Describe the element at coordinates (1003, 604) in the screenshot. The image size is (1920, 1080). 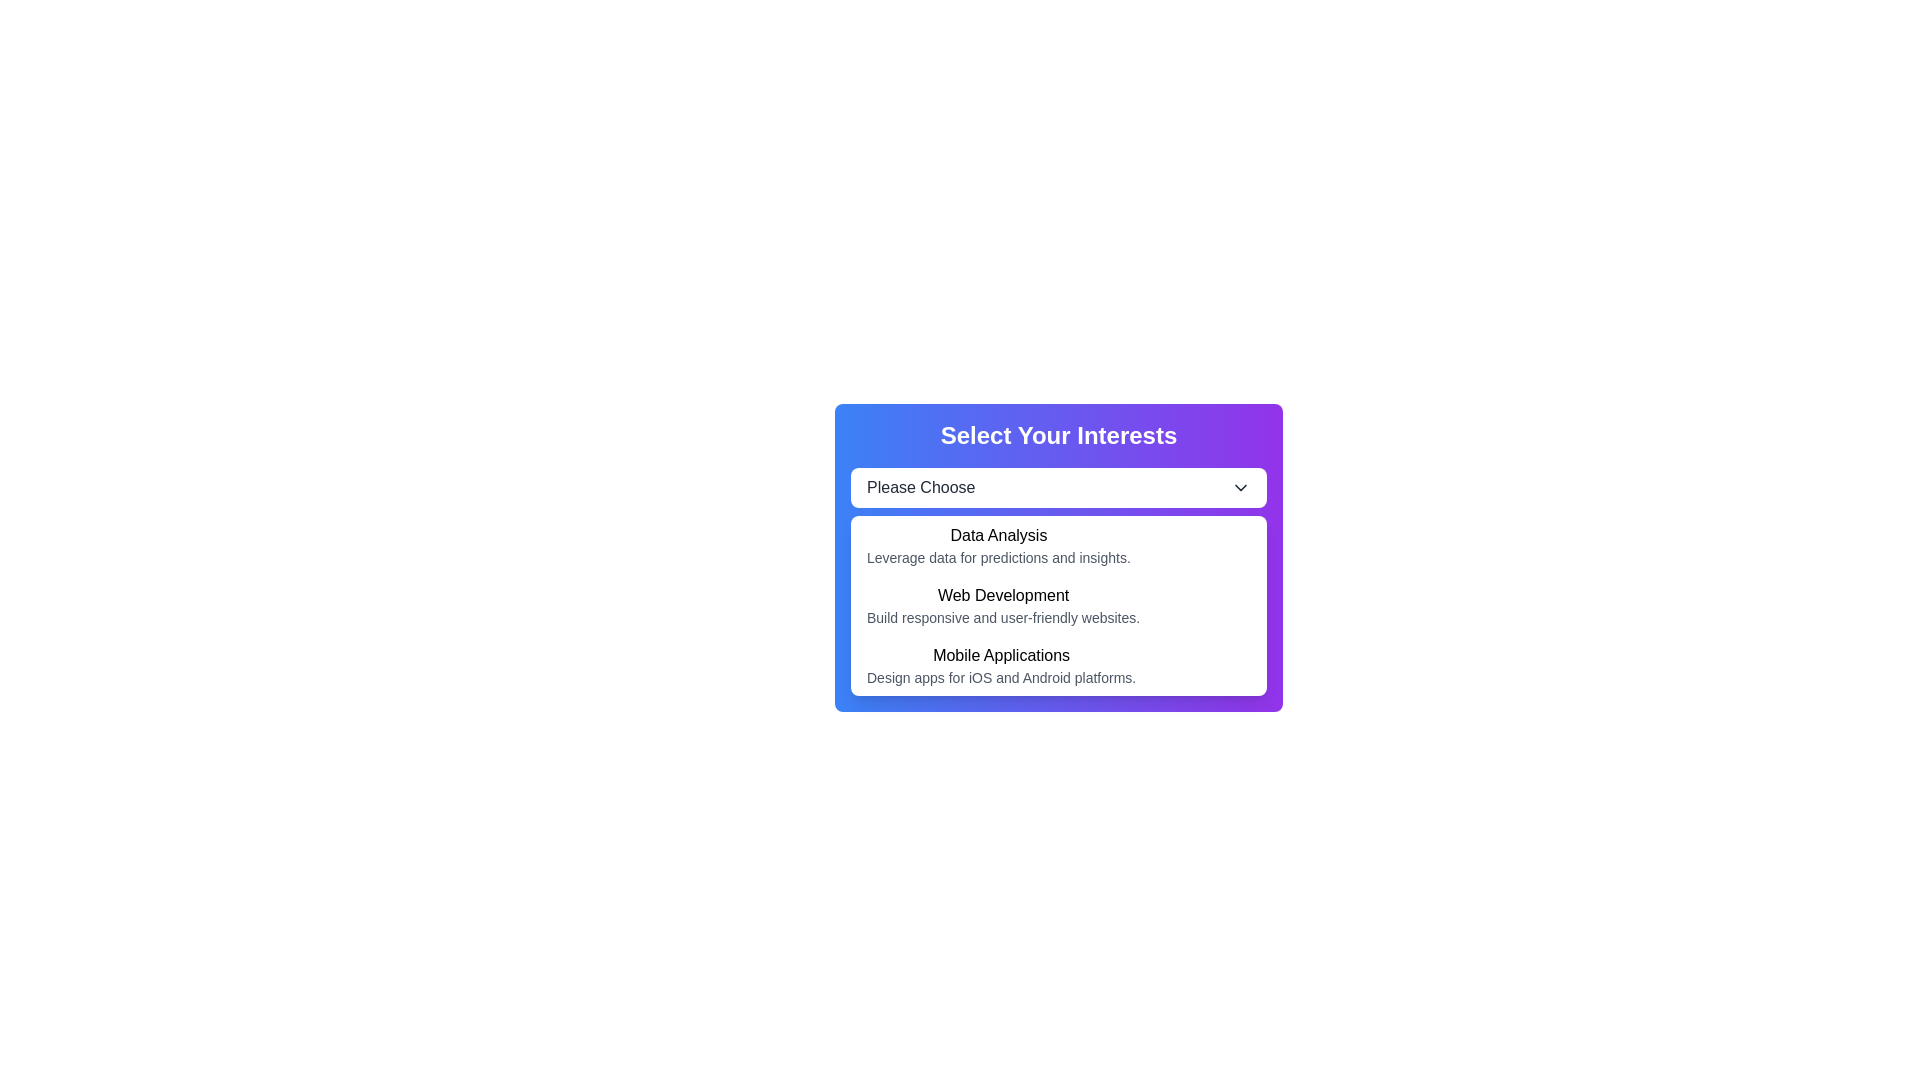
I see `the 'Web Development' text label under the 'Select Your Interests' heading` at that location.